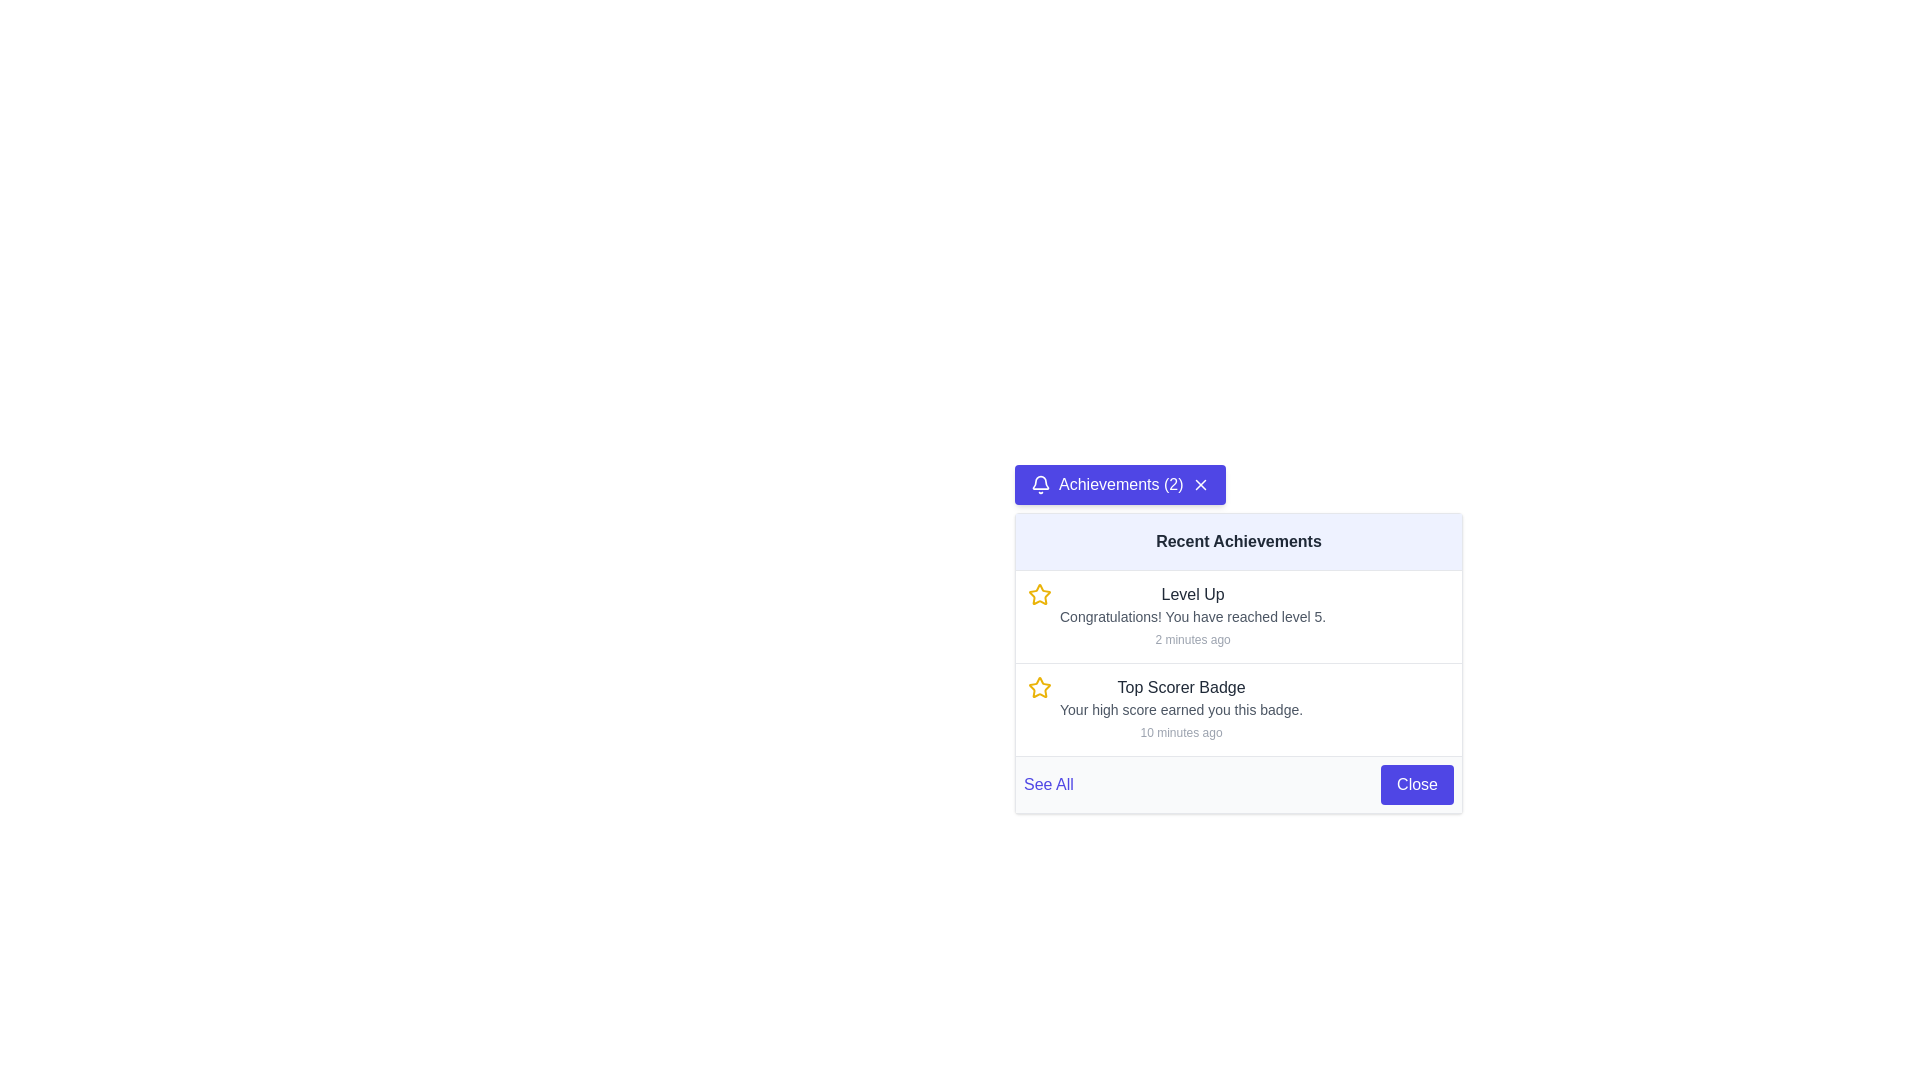  Describe the element at coordinates (1040, 686) in the screenshot. I see `the yellow star icon with a hollow center located in the 'Recent Achievements' section, to the left of the text 'Level Up'` at that location.